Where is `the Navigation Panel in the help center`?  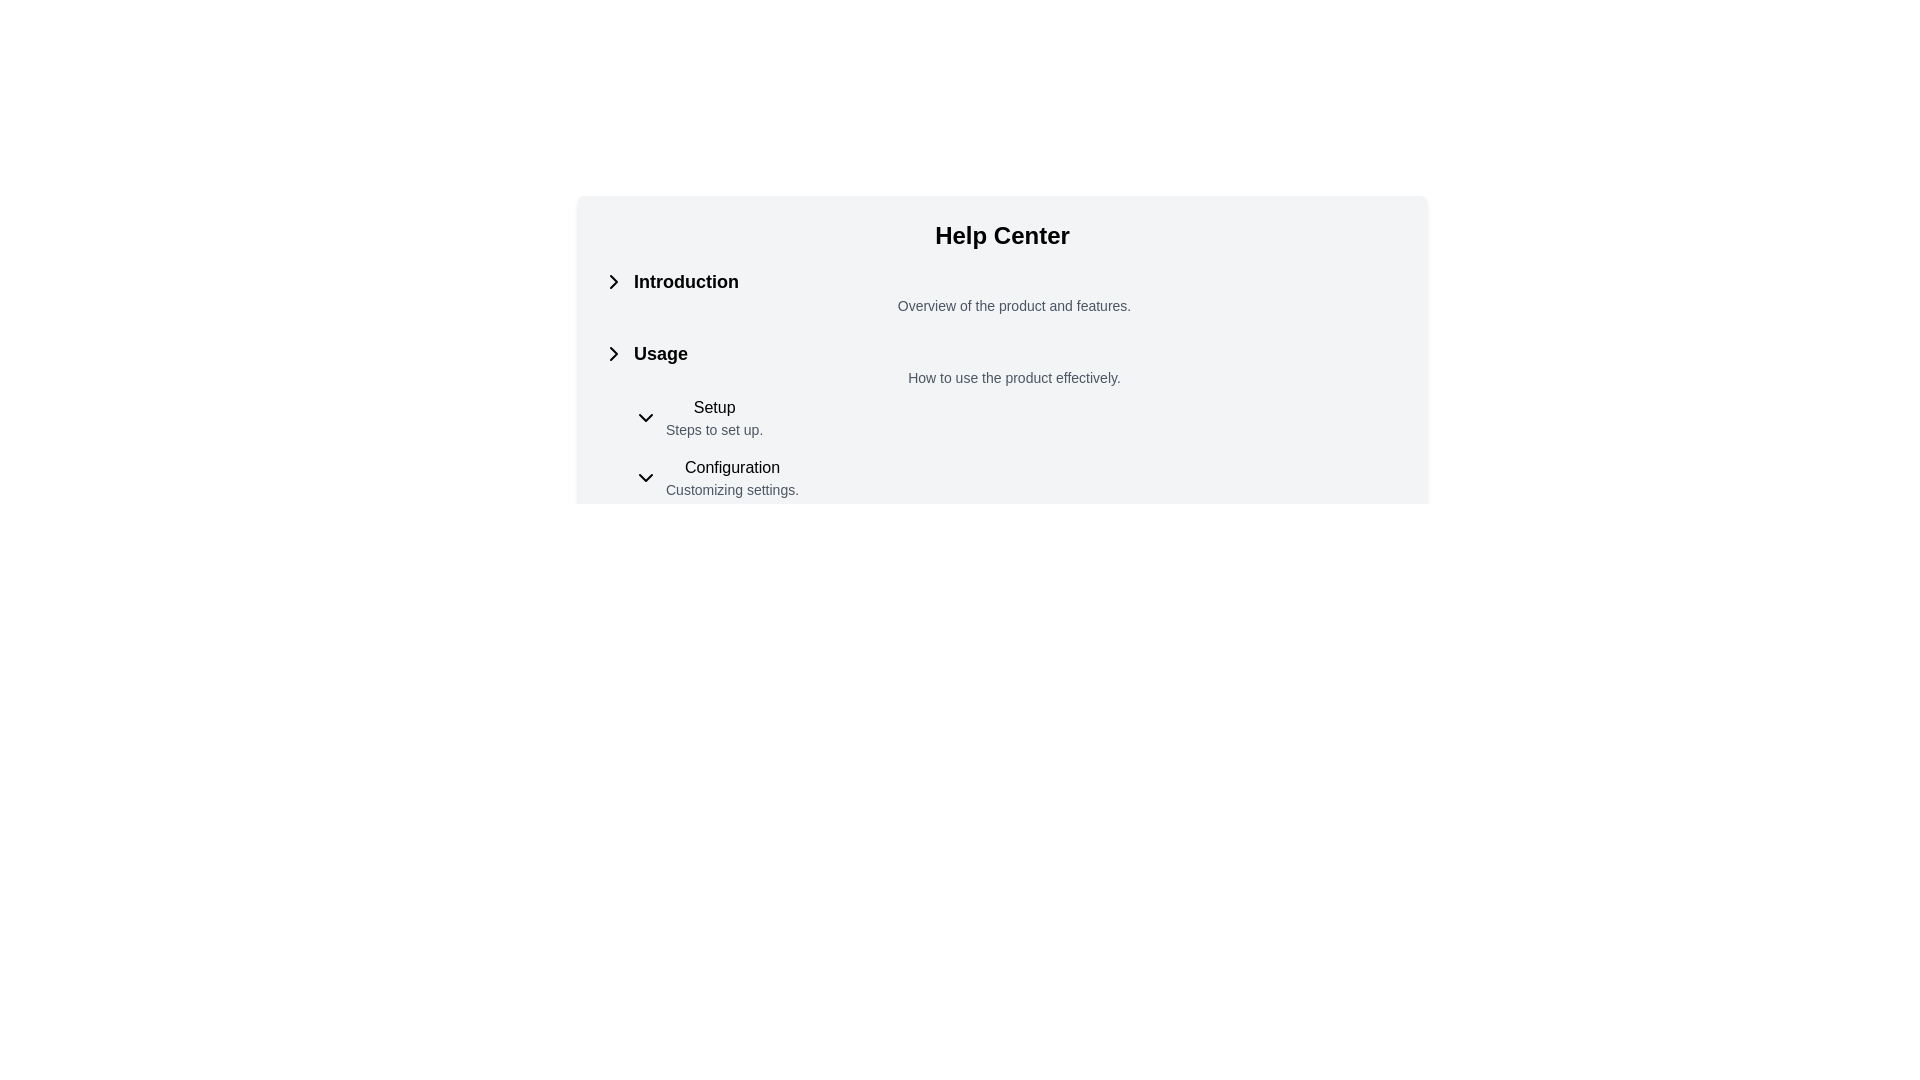
the Navigation Panel in the help center is located at coordinates (1002, 419).